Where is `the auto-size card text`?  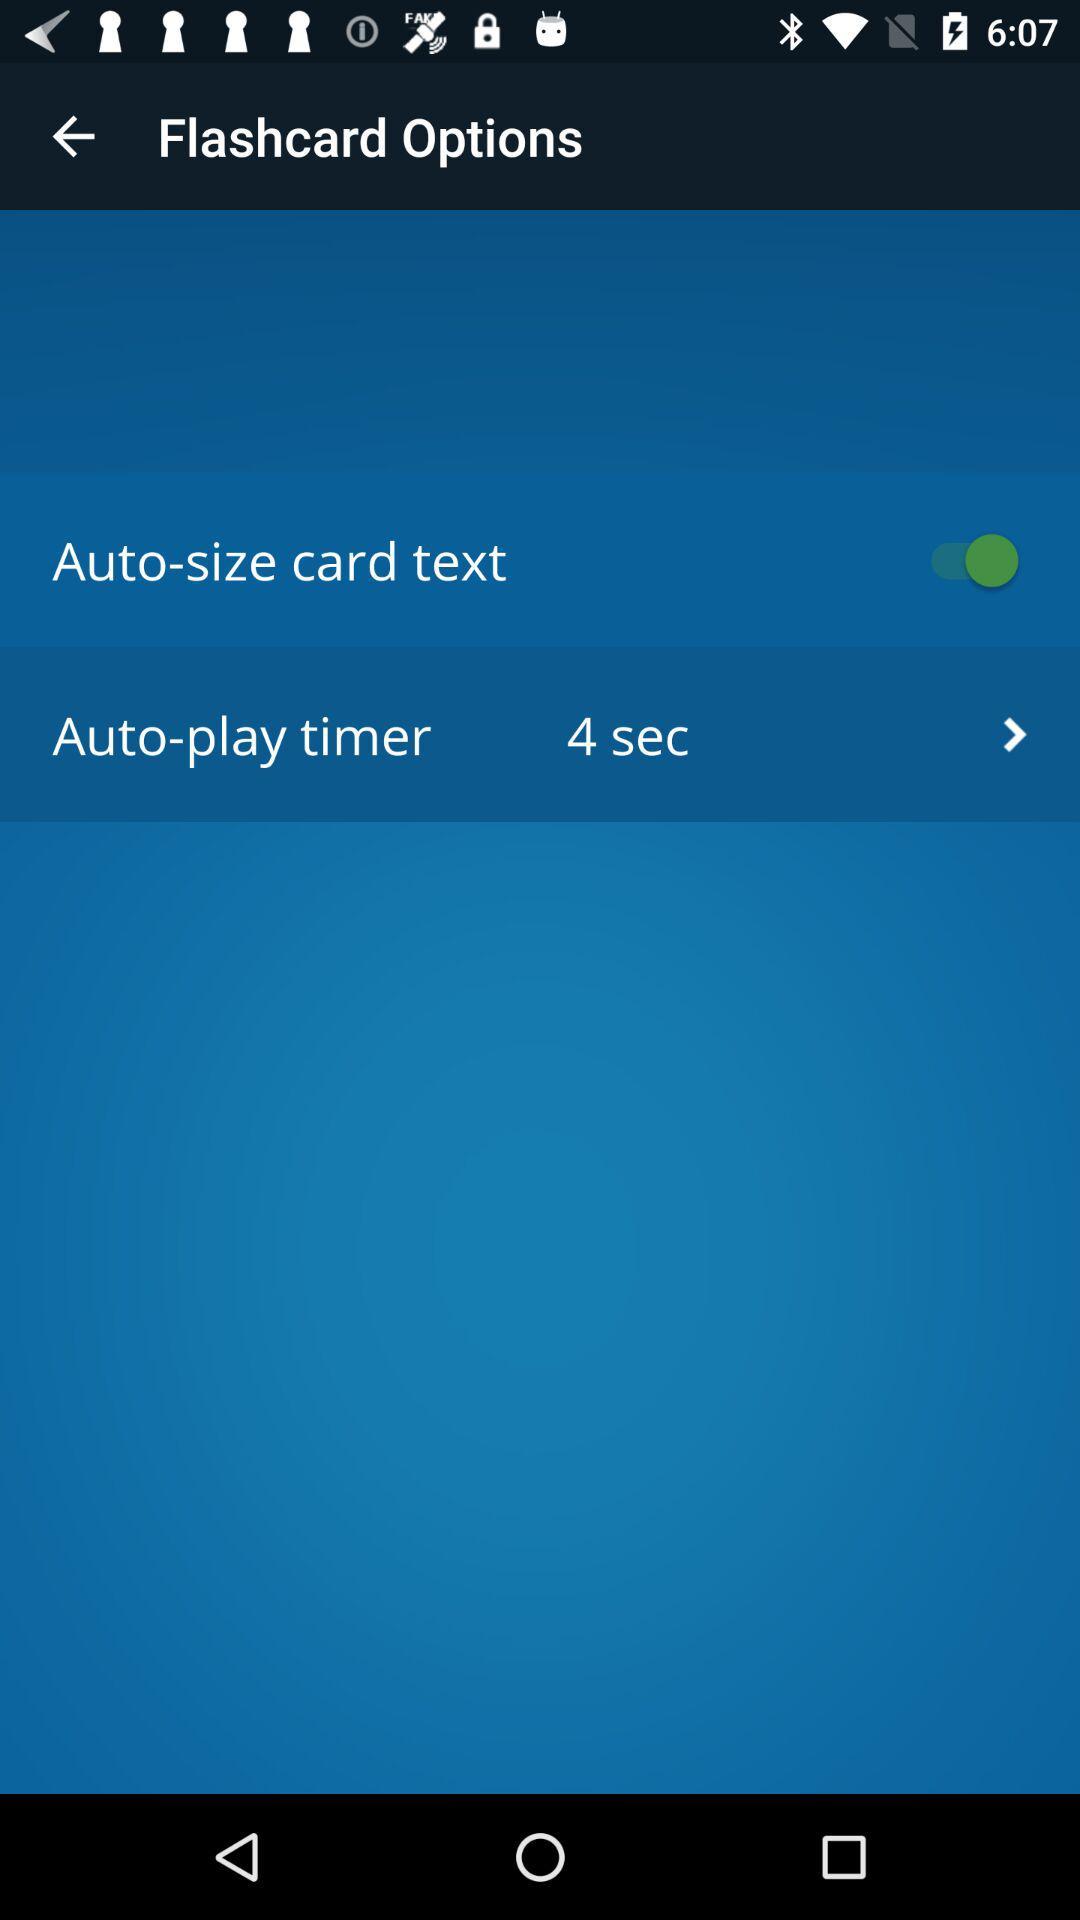
the auto-size card text is located at coordinates (964, 560).